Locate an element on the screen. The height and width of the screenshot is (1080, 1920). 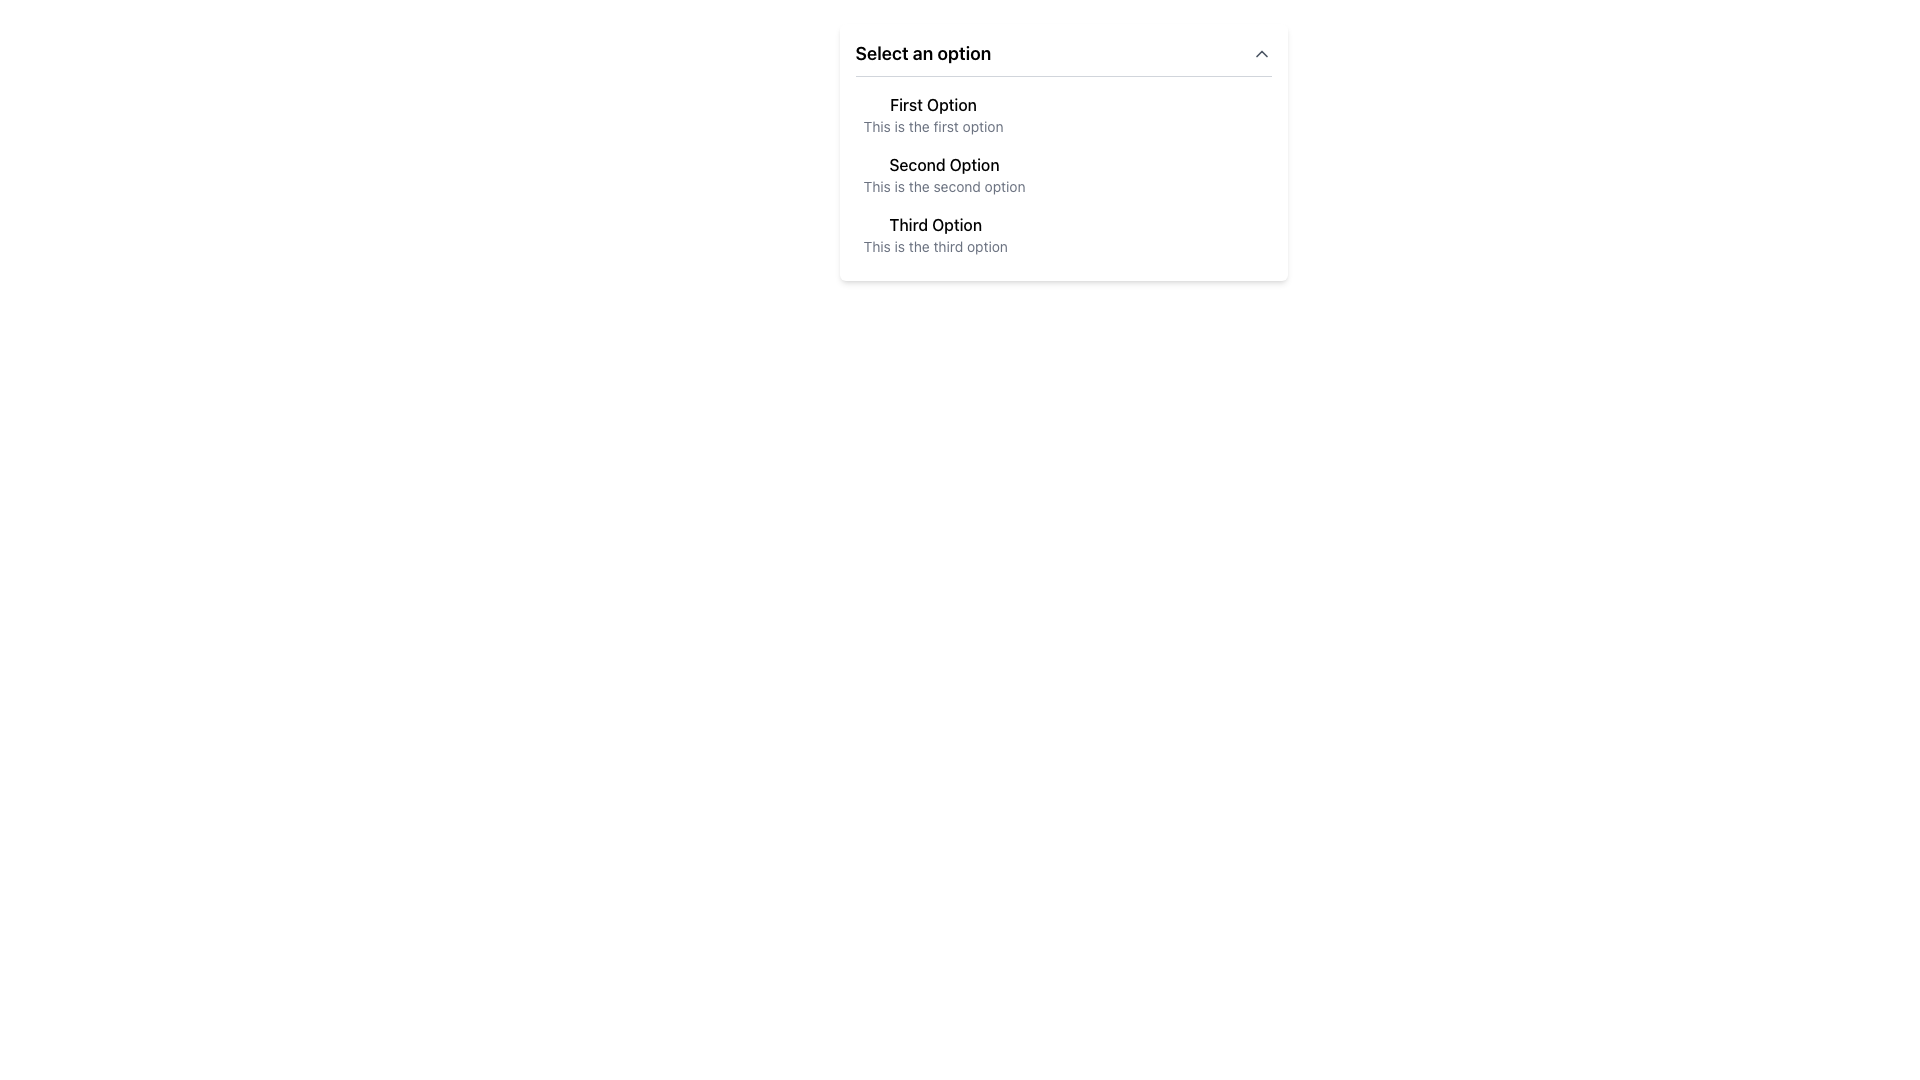
the selectable list item labeled 'Second Option' is located at coordinates (1062, 151).